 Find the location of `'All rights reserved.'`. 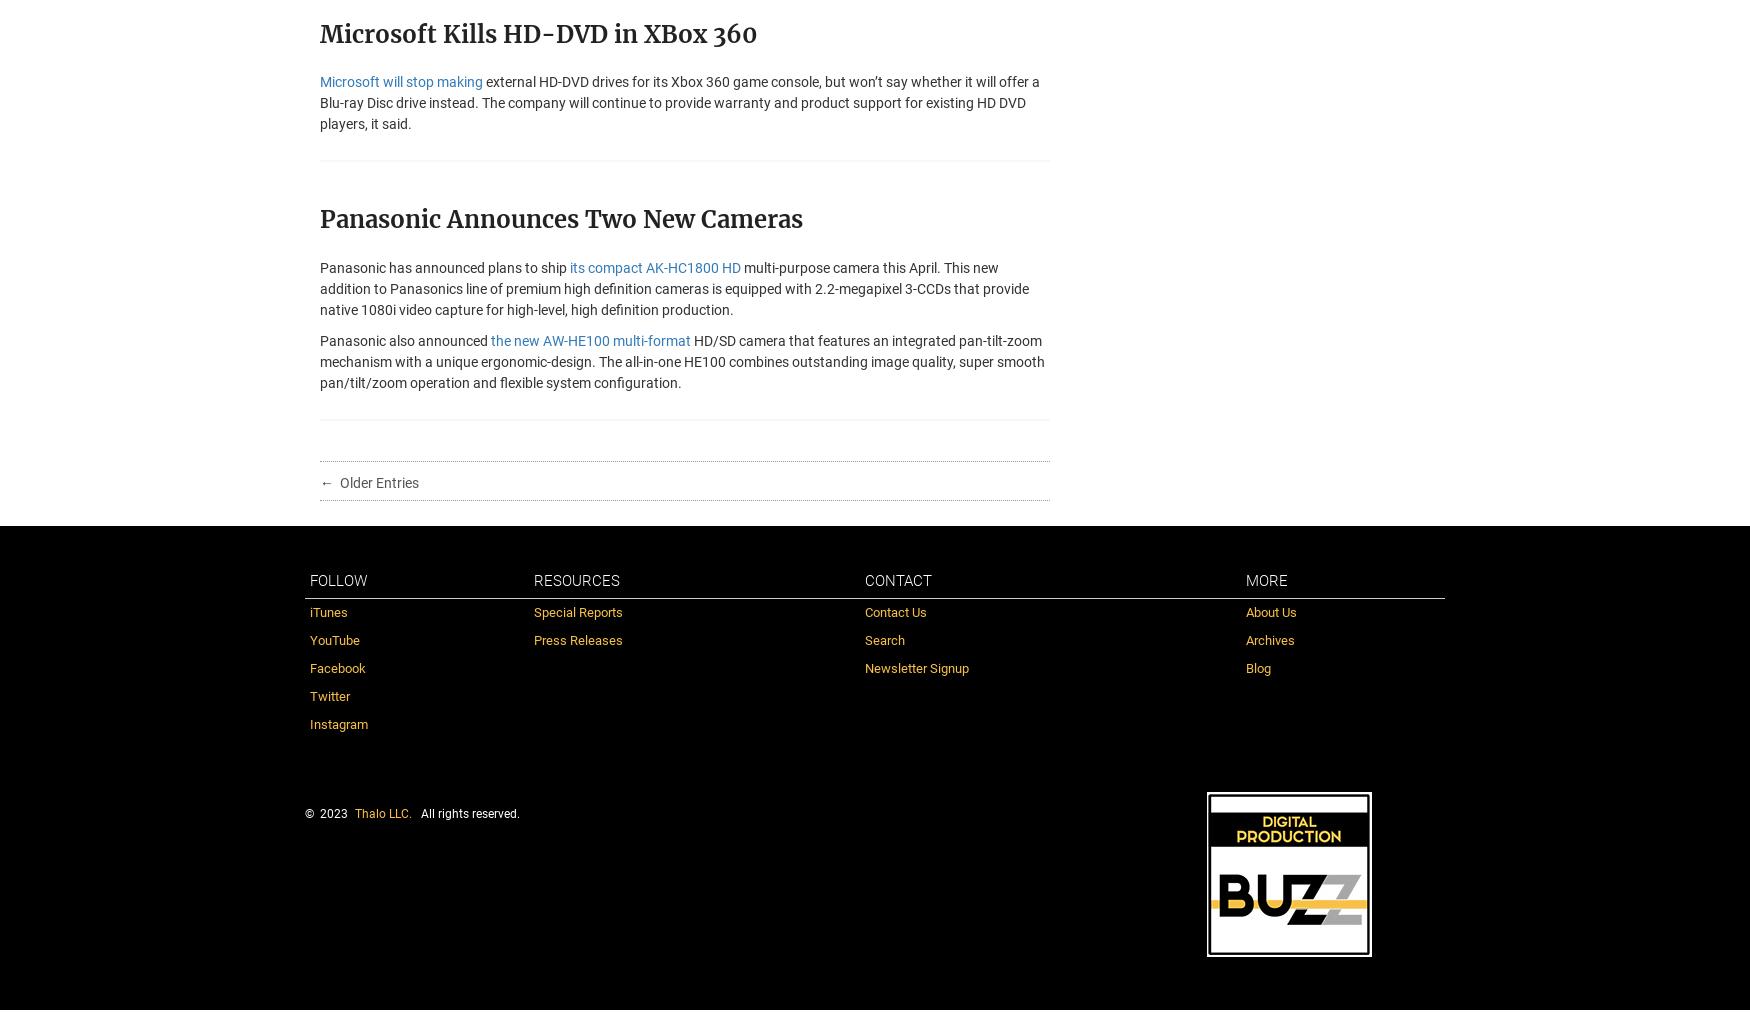

'All rights reserved.' is located at coordinates (469, 813).